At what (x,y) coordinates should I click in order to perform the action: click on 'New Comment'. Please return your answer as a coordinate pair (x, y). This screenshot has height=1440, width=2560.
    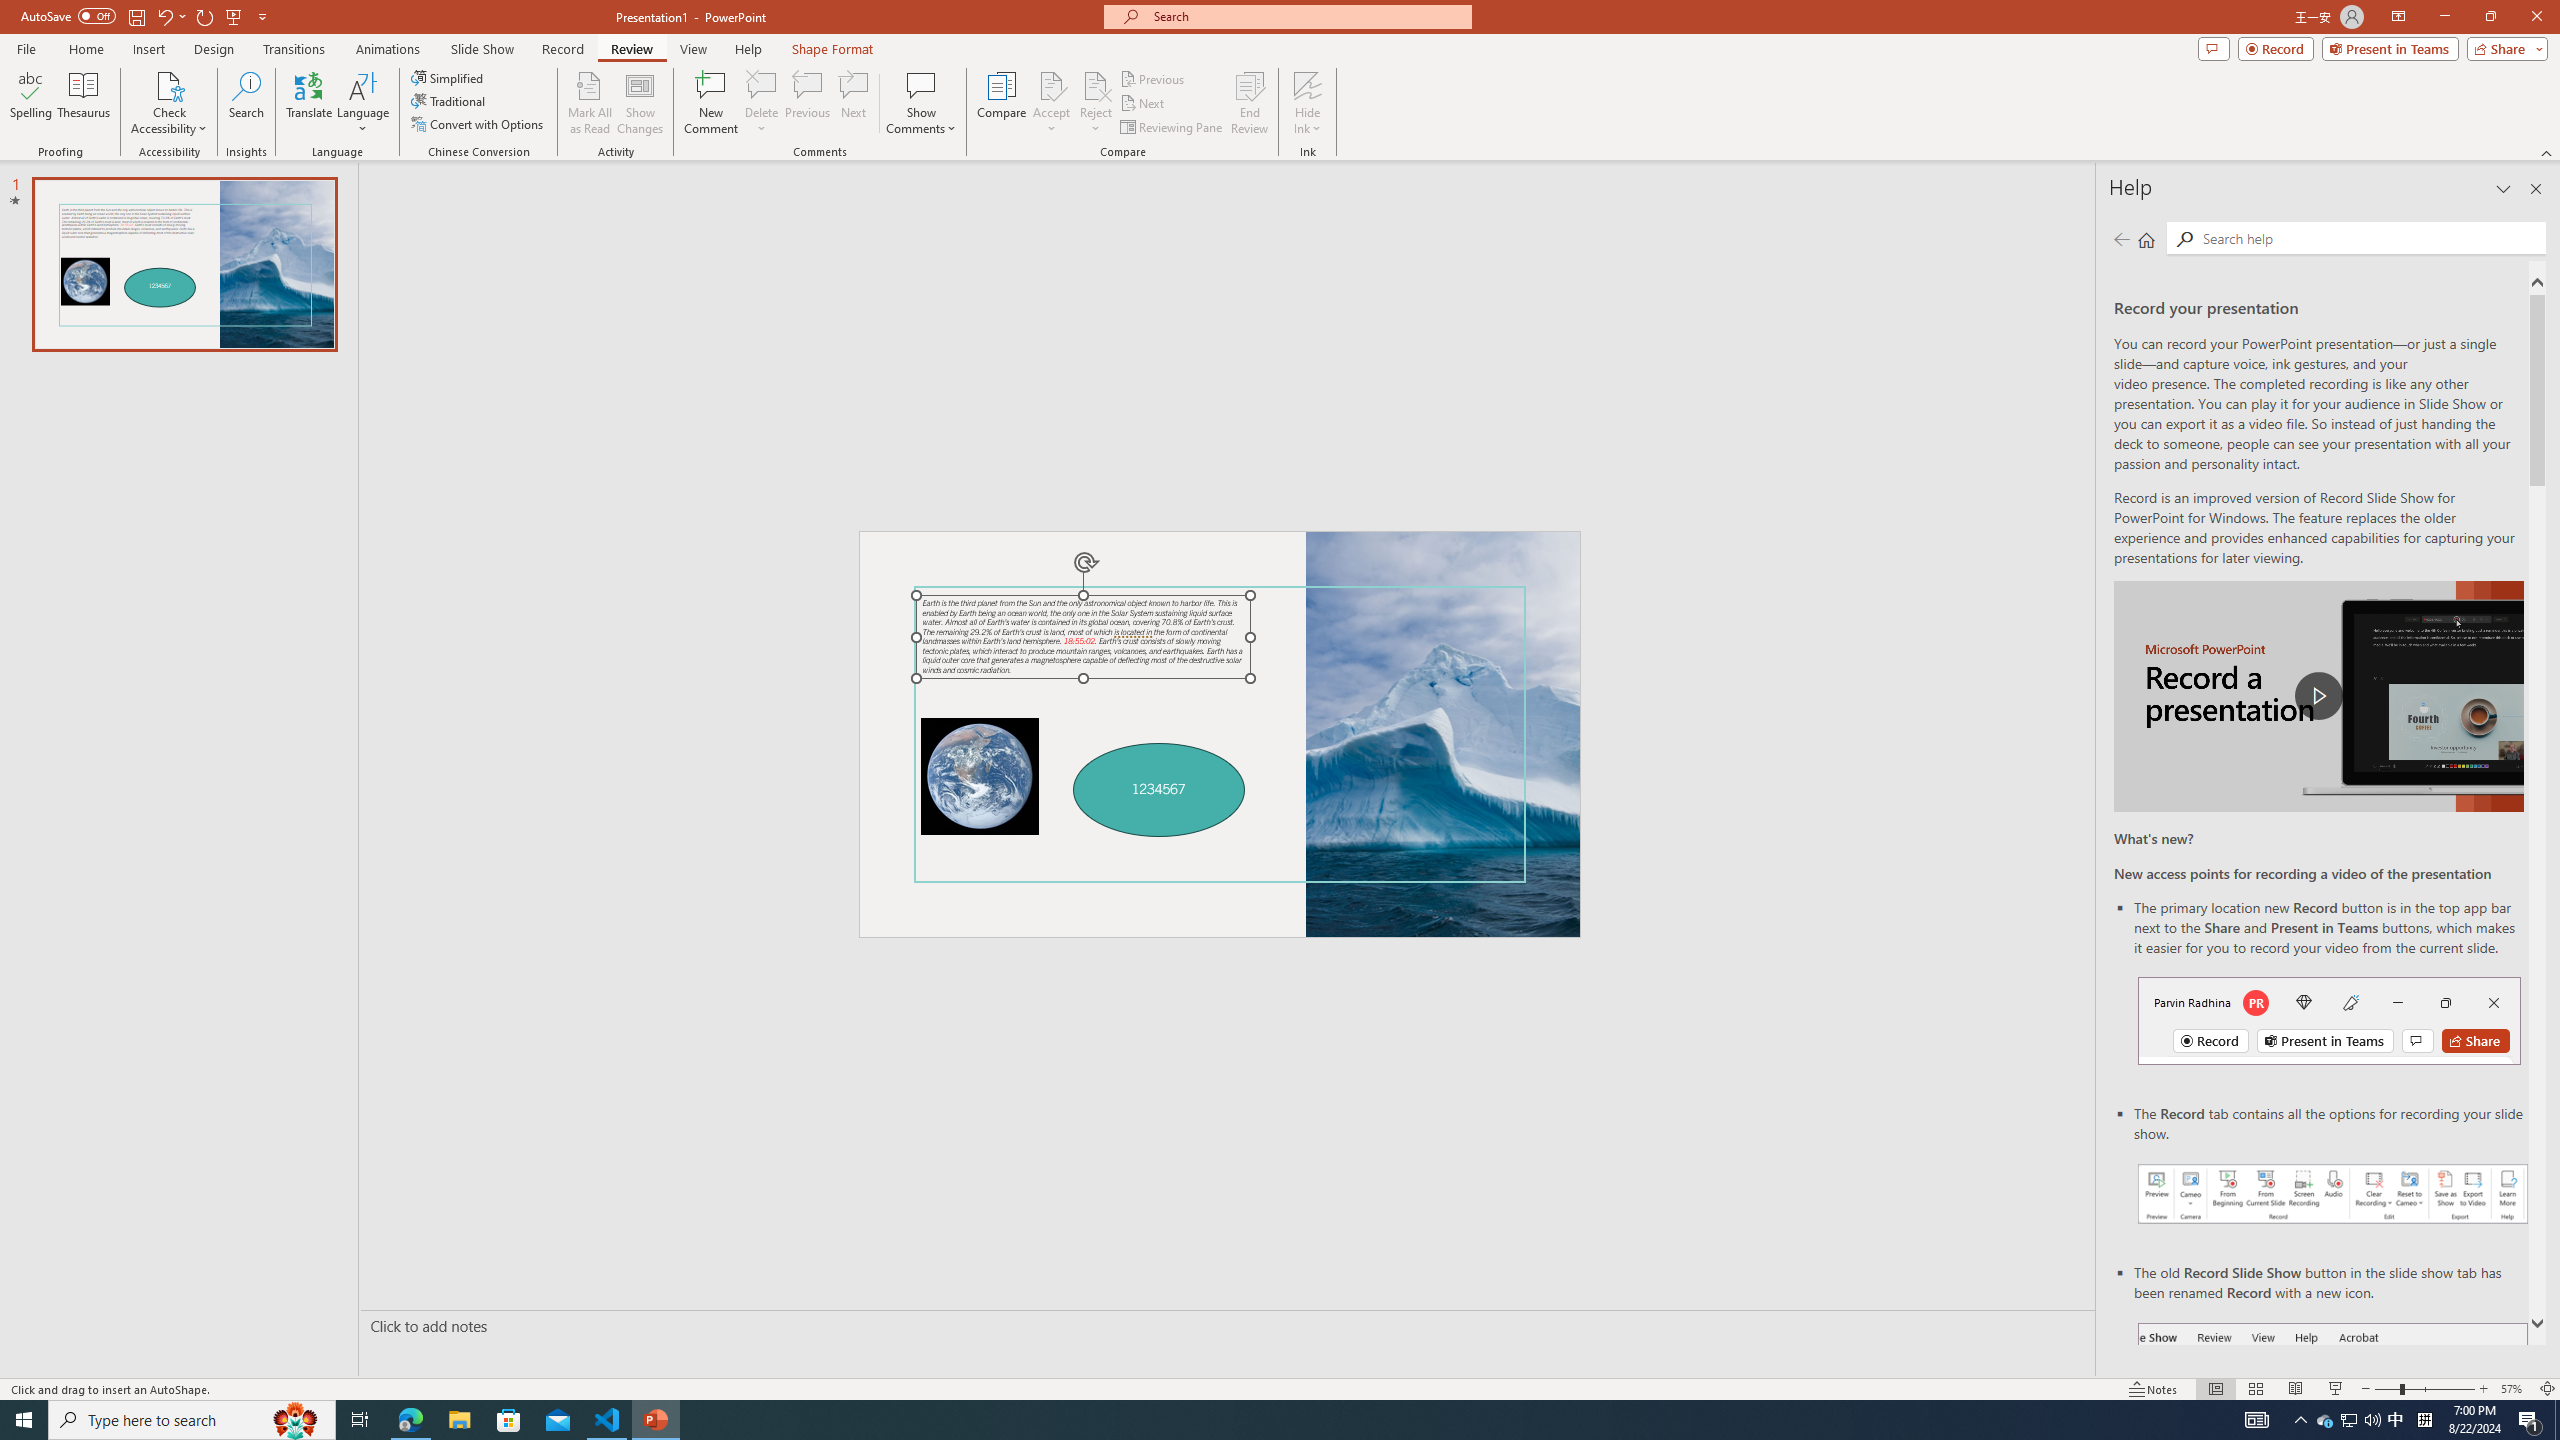
    Looking at the image, I should click on (709, 103).